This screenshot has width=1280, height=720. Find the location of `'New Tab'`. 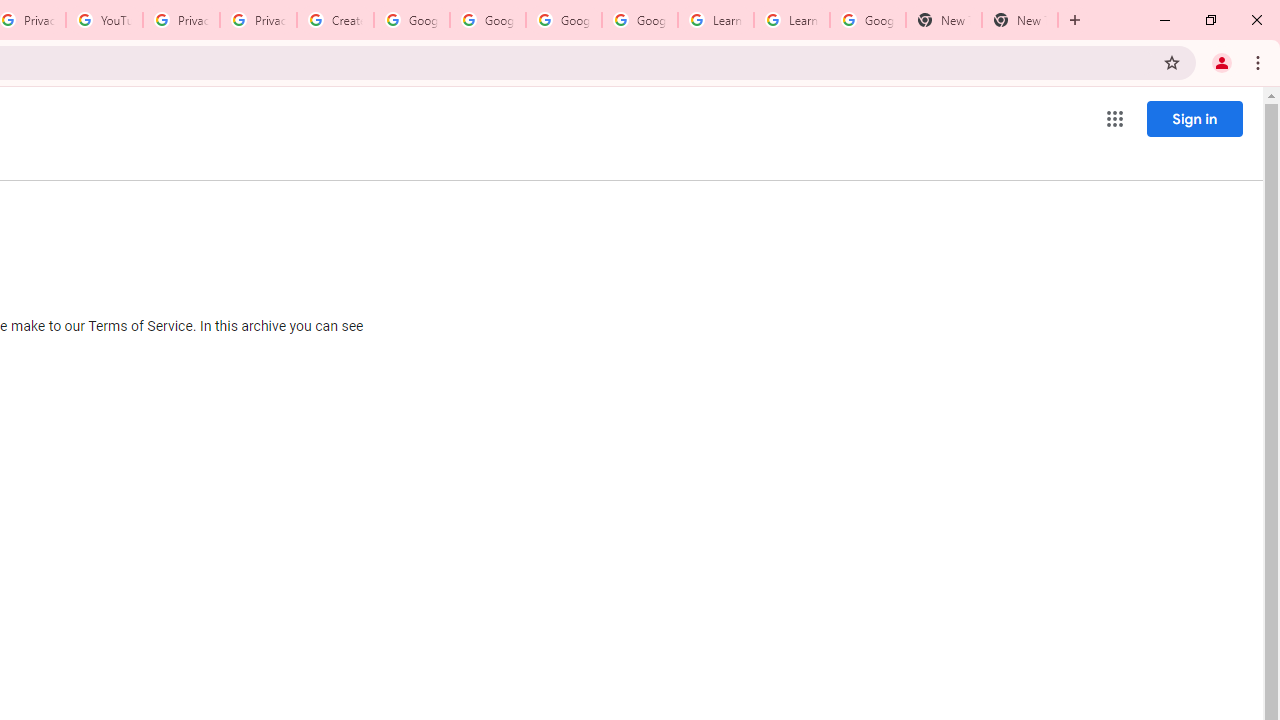

'New Tab' is located at coordinates (943, 20).